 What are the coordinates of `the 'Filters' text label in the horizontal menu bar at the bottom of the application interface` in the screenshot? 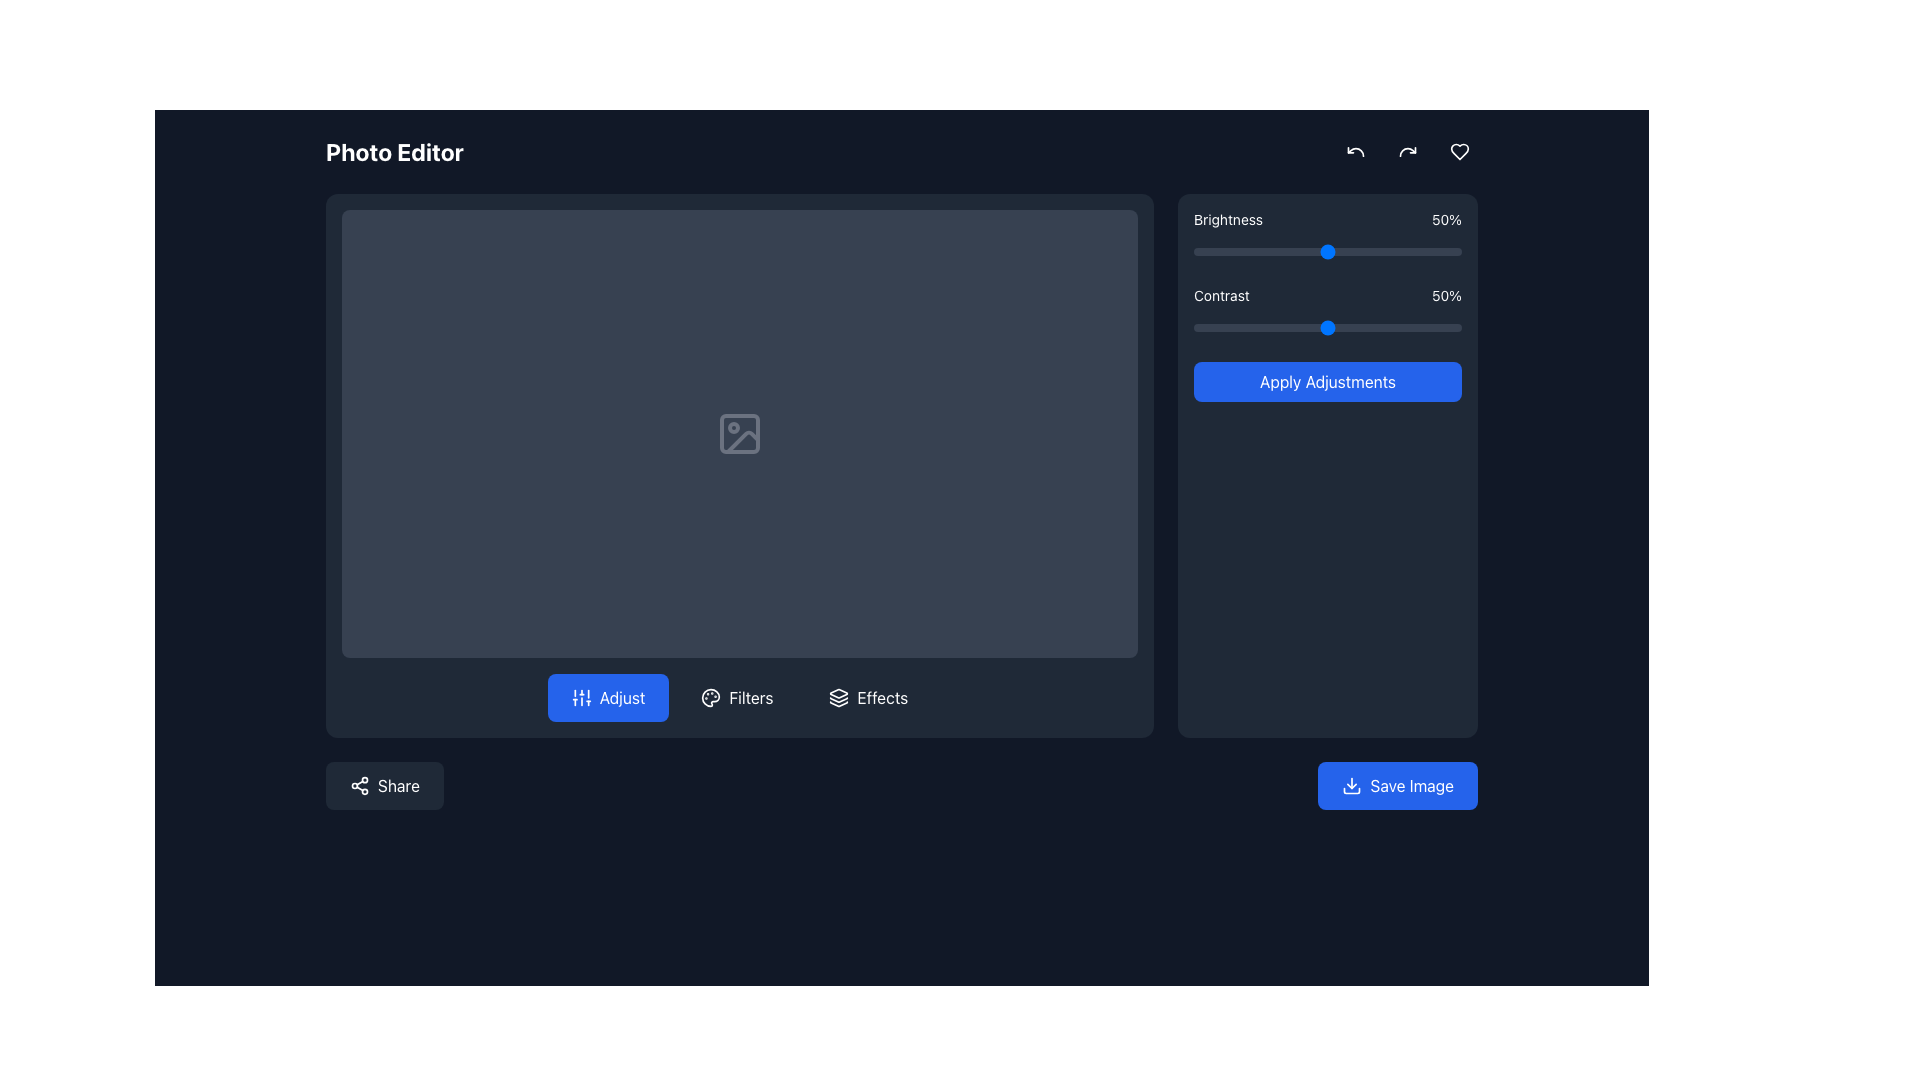 It's located at (750, 696).